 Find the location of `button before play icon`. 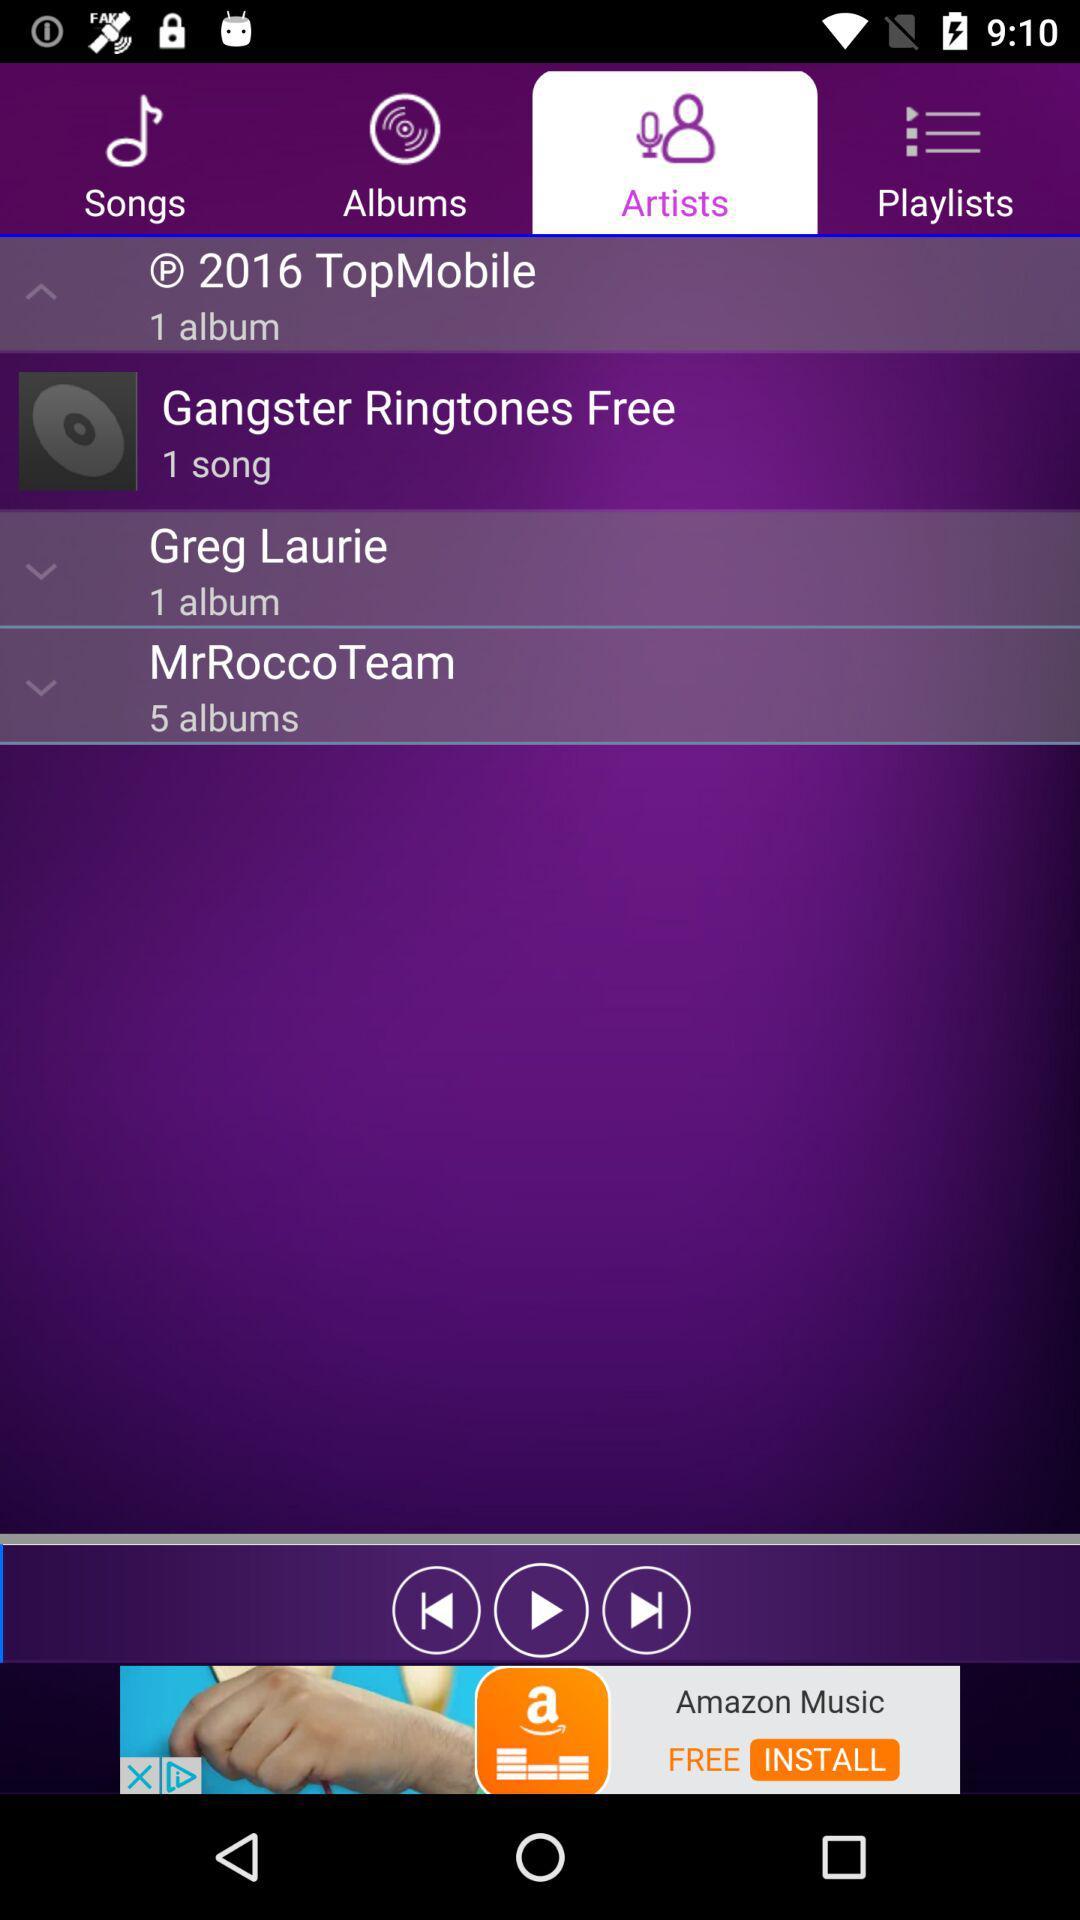

button before play icon is located at coordinates (435, 1610).